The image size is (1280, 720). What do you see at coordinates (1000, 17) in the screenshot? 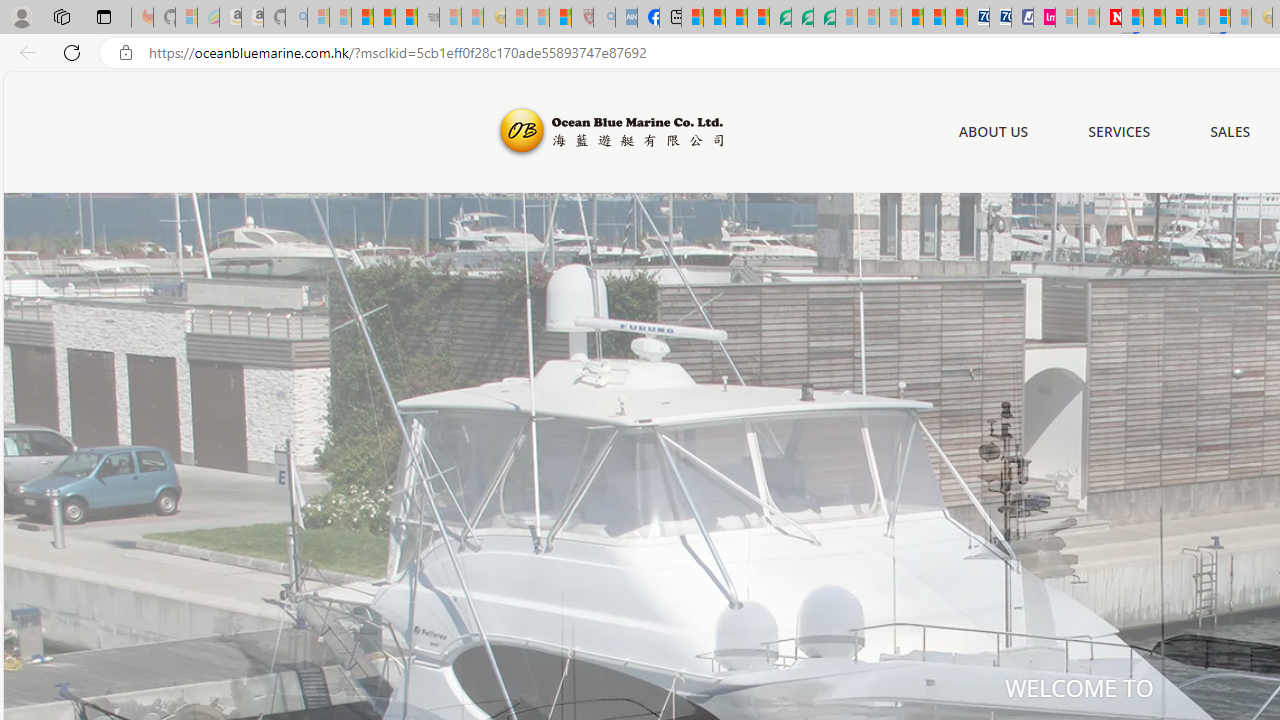
I see `'Cheap Hotels - Save70.com'` at bounding box center [1000, 17].